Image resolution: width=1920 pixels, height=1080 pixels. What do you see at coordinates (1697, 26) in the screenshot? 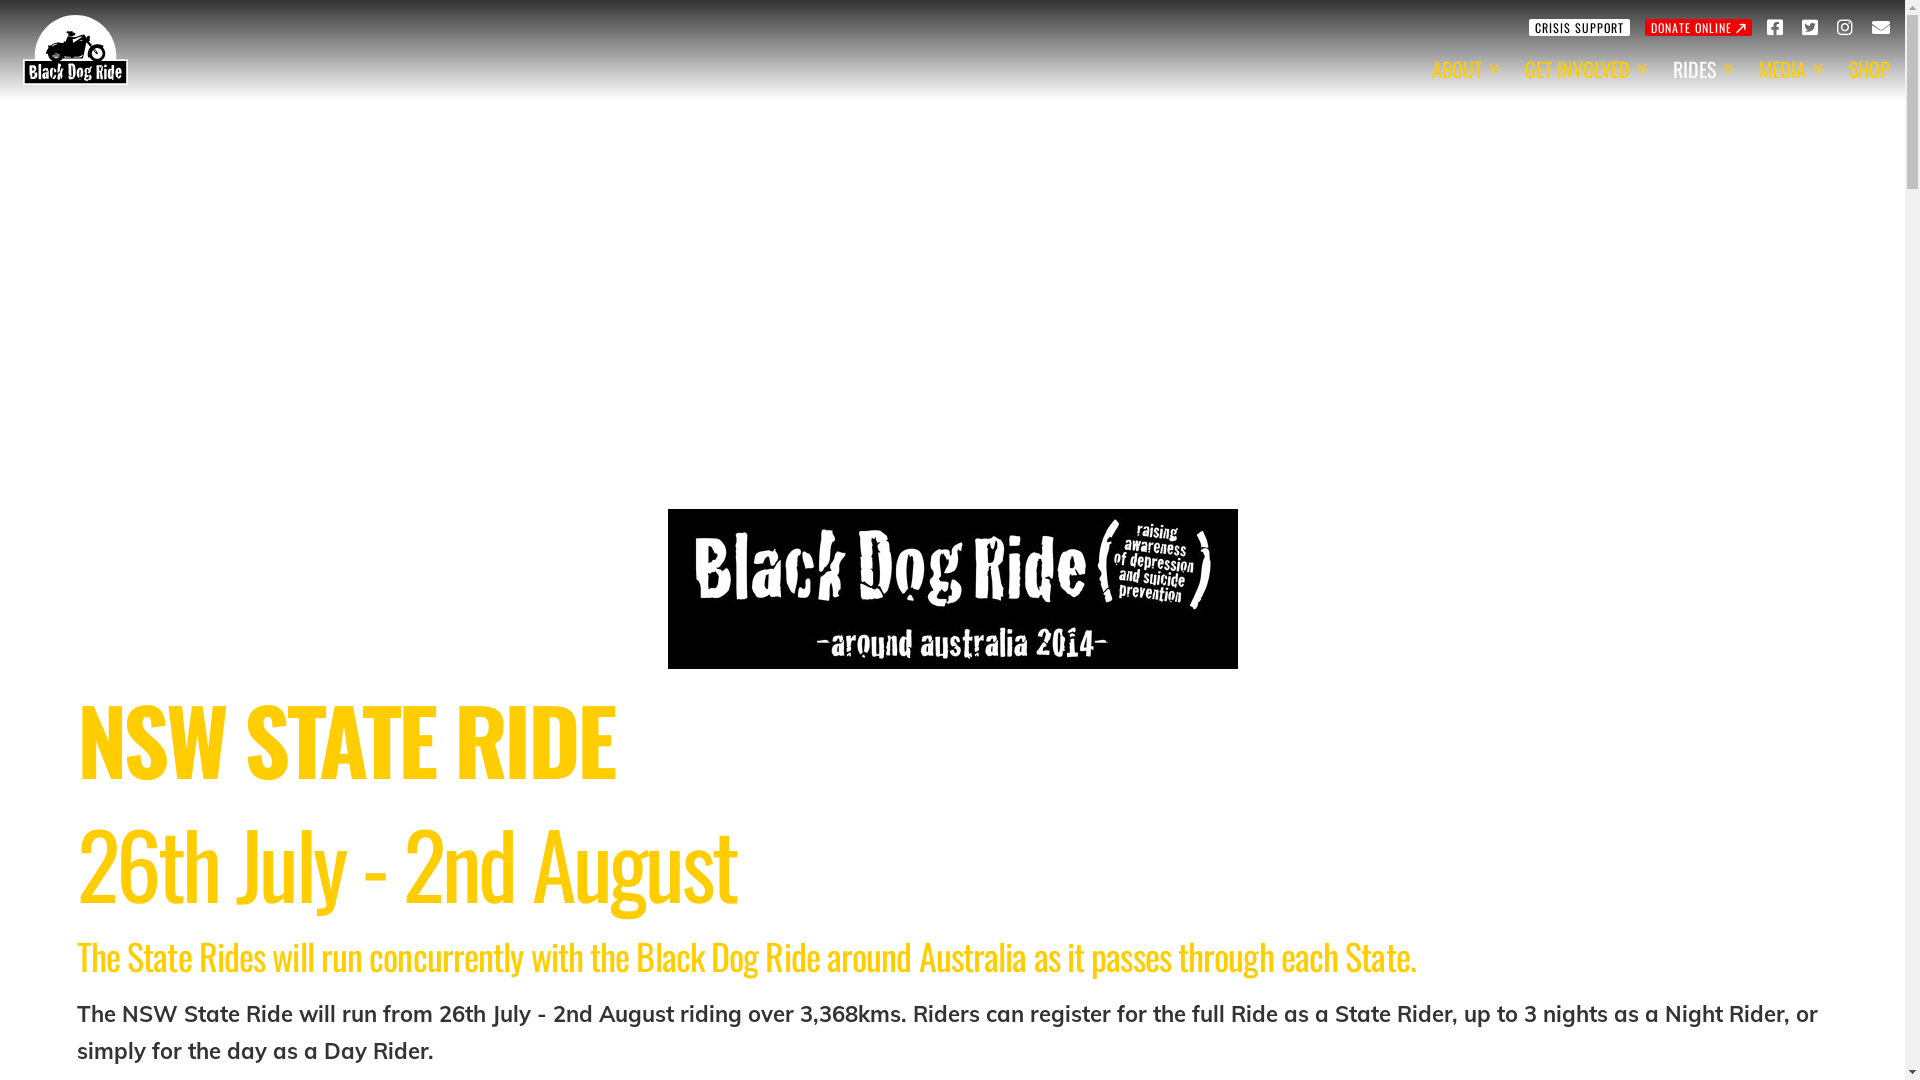
I see `'DONATE ONLINE'` at bounding box center [1697, 26].